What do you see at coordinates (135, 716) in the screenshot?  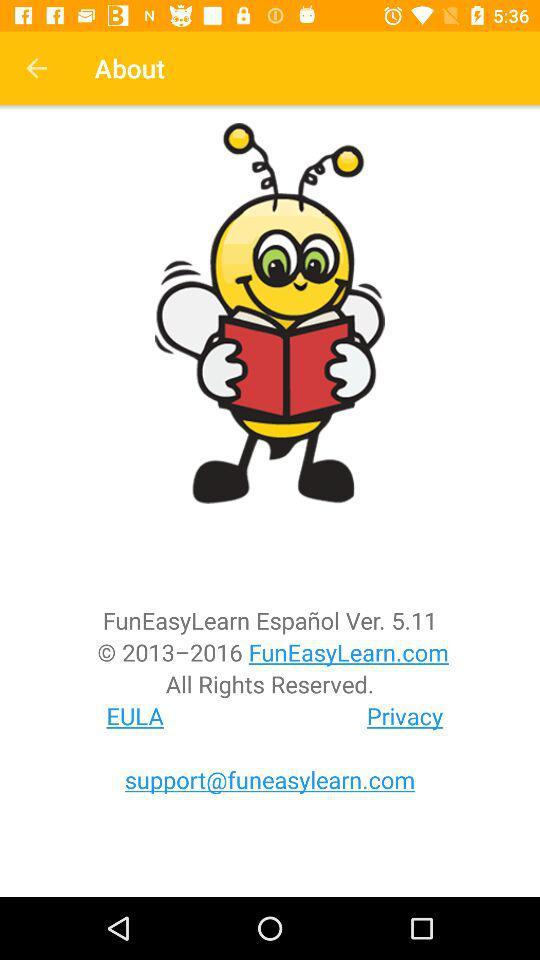 I see `eula item` at bounding box center [135, 716].